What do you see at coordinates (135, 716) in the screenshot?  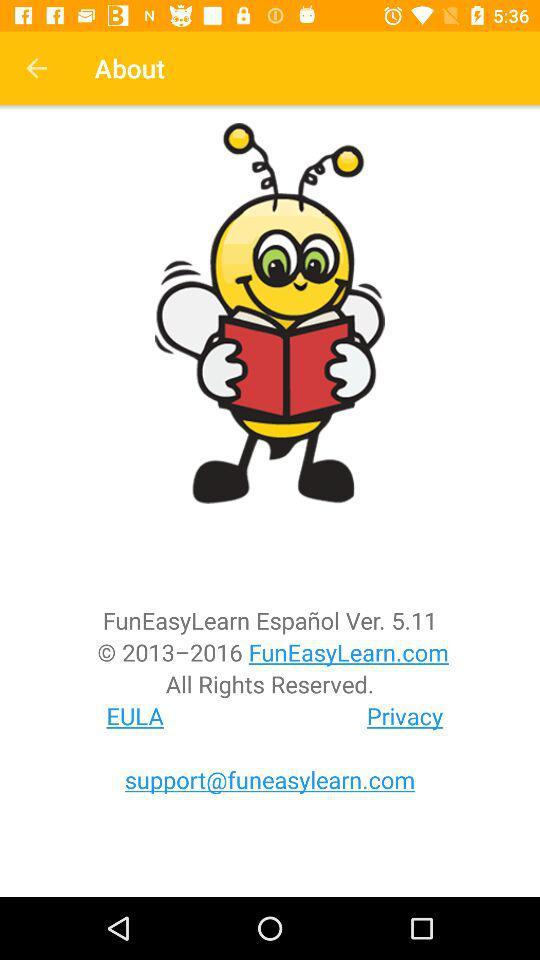 I see `eula item` at bounding box center [135, 716].